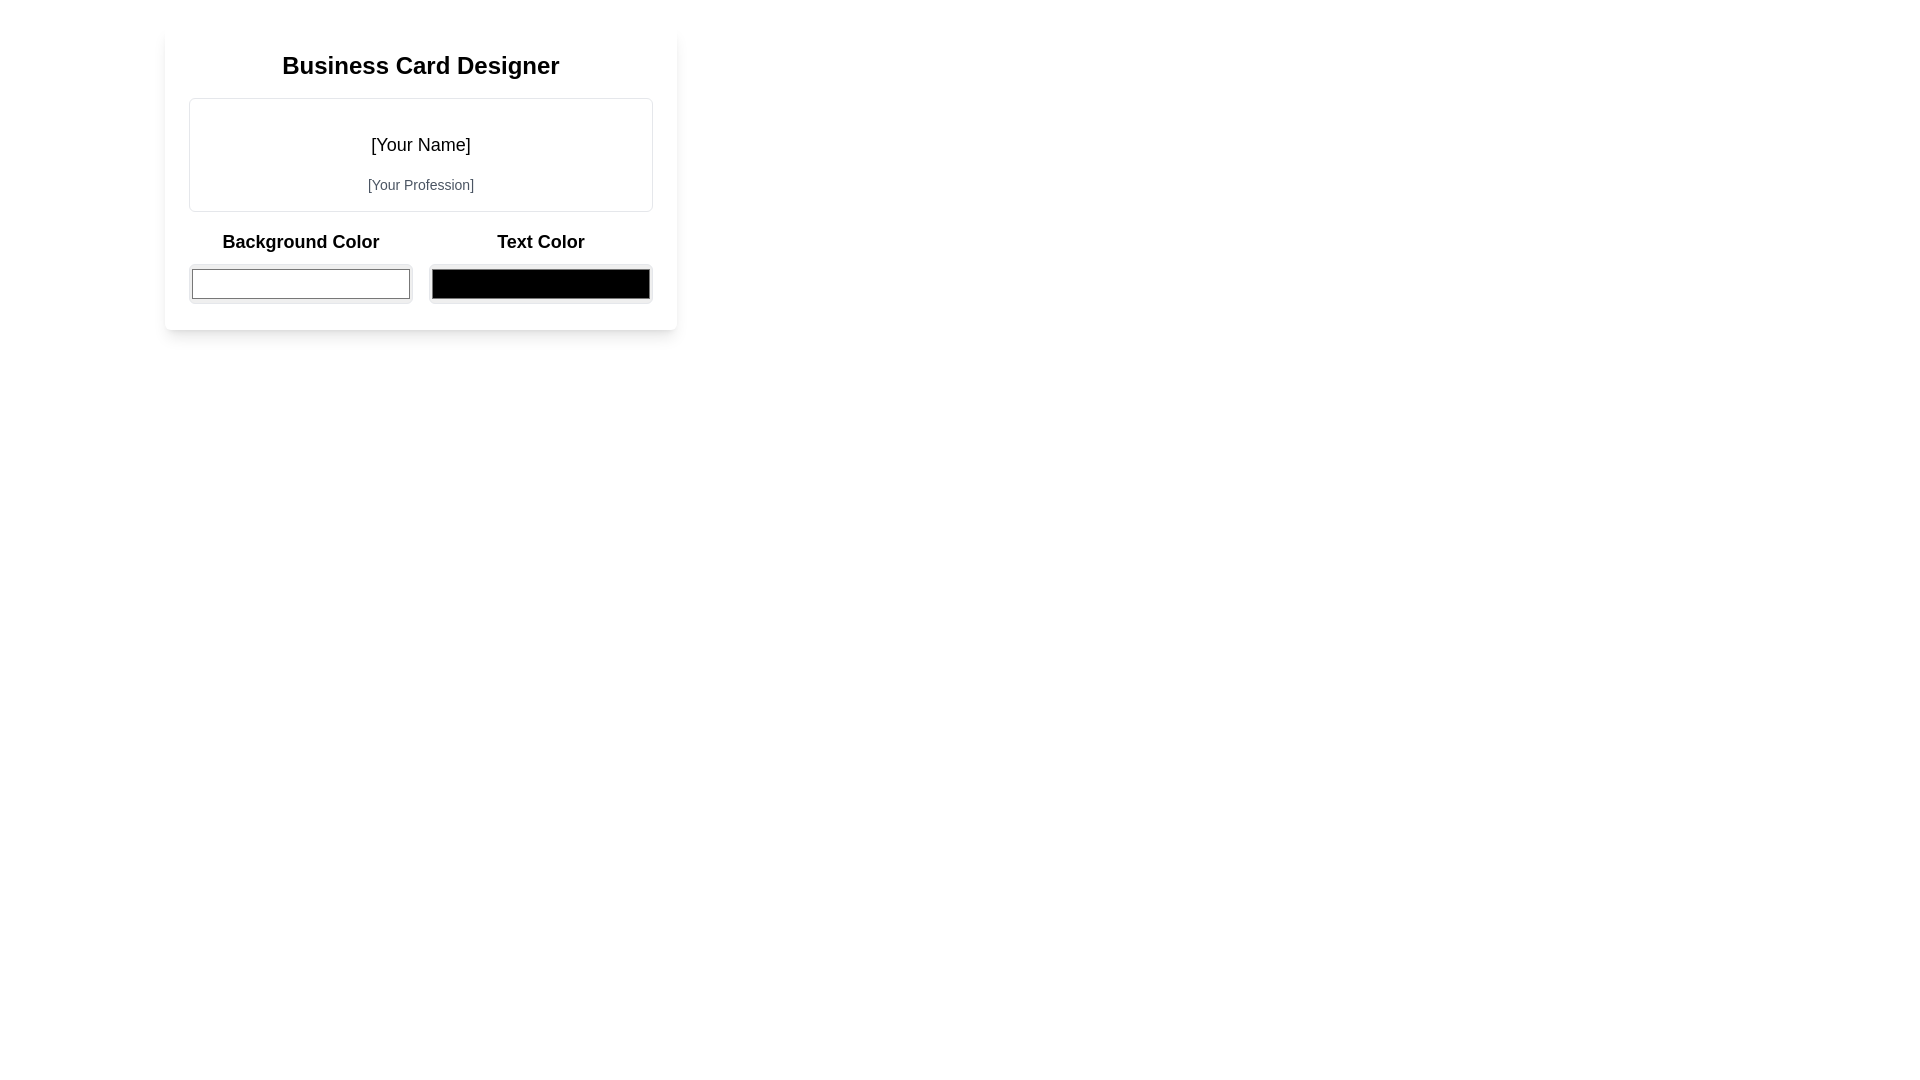 This screenshot has height=1080, width=1920. I want to click on the Color Display Area, which is a black rectangular box with a rounded border located below the 'Text Color' label, so click(541, 265).